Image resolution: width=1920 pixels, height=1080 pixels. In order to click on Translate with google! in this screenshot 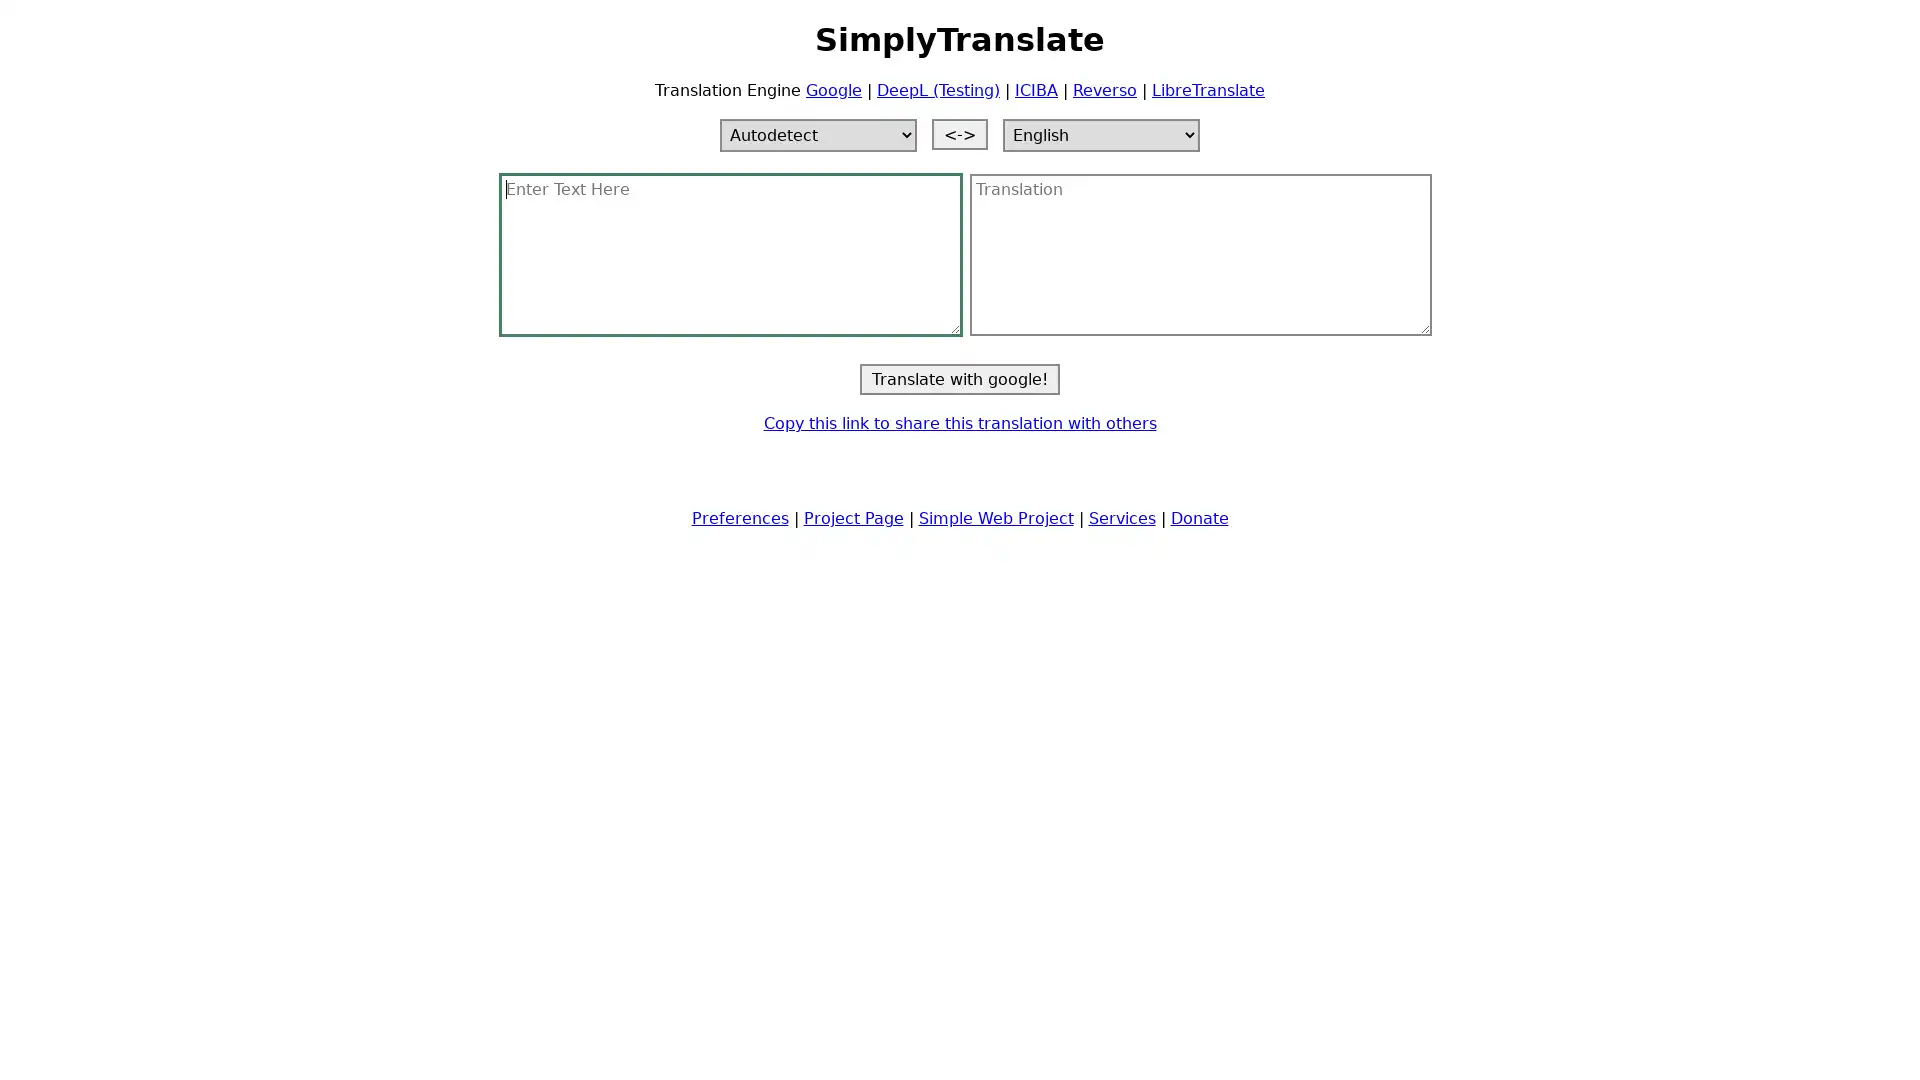, I will do `click(960, 378)`.